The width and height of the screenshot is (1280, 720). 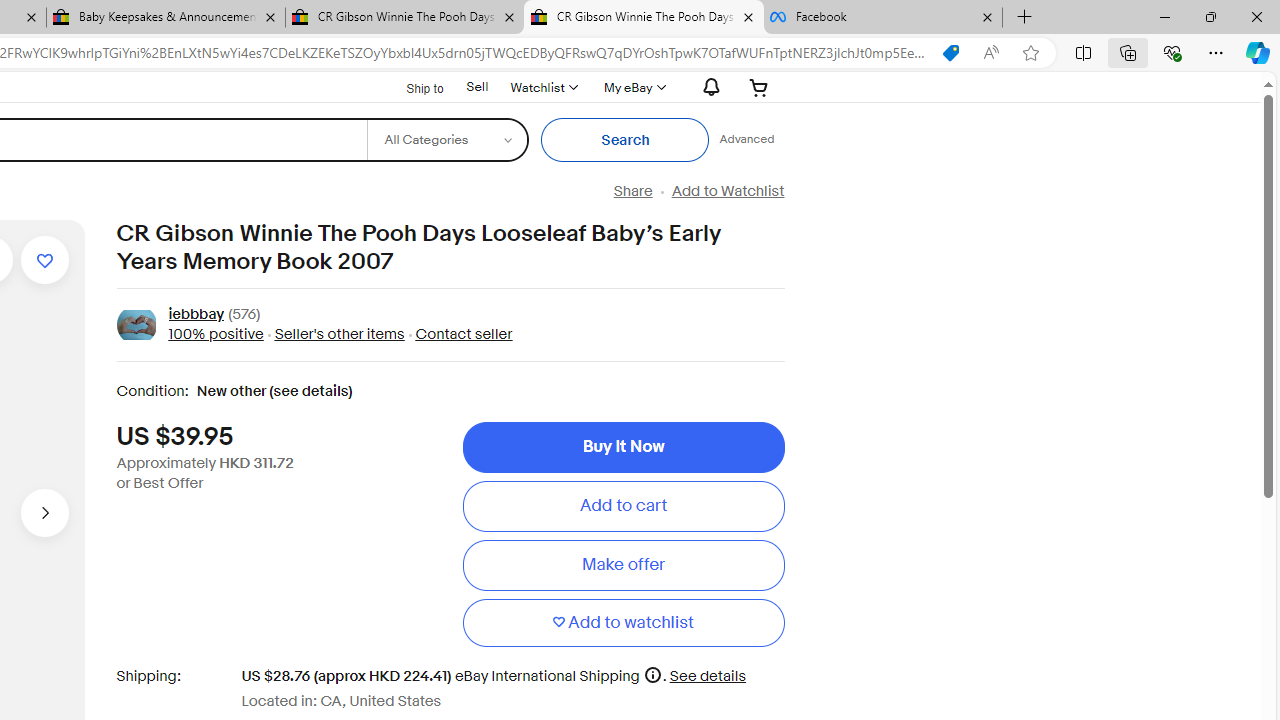 What do you see at coordinates (950, 52) in the screenshot?
I see `'You have the best price!'` at bounding box center [950, 52].